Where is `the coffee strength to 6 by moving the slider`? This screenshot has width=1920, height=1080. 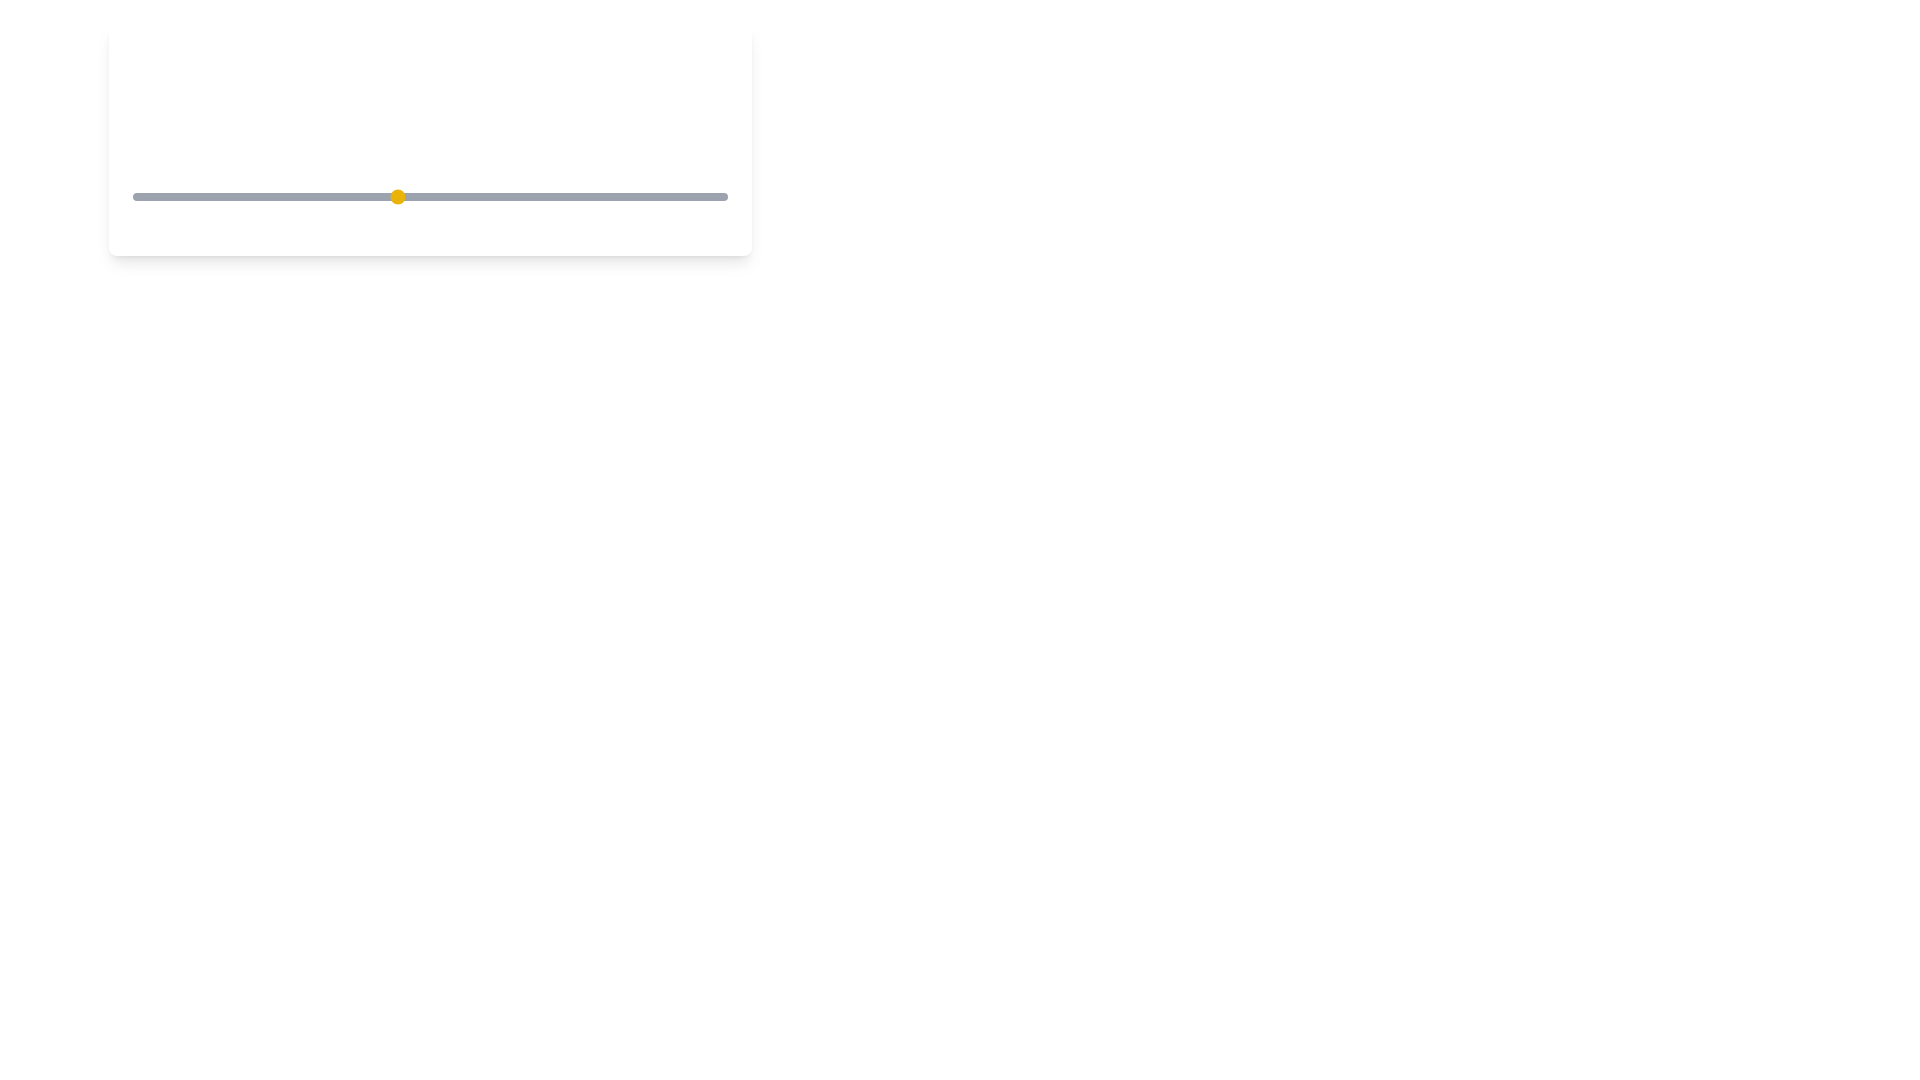
the coffee strength to 6 by moving the slider is located at coordinates (462, 196).